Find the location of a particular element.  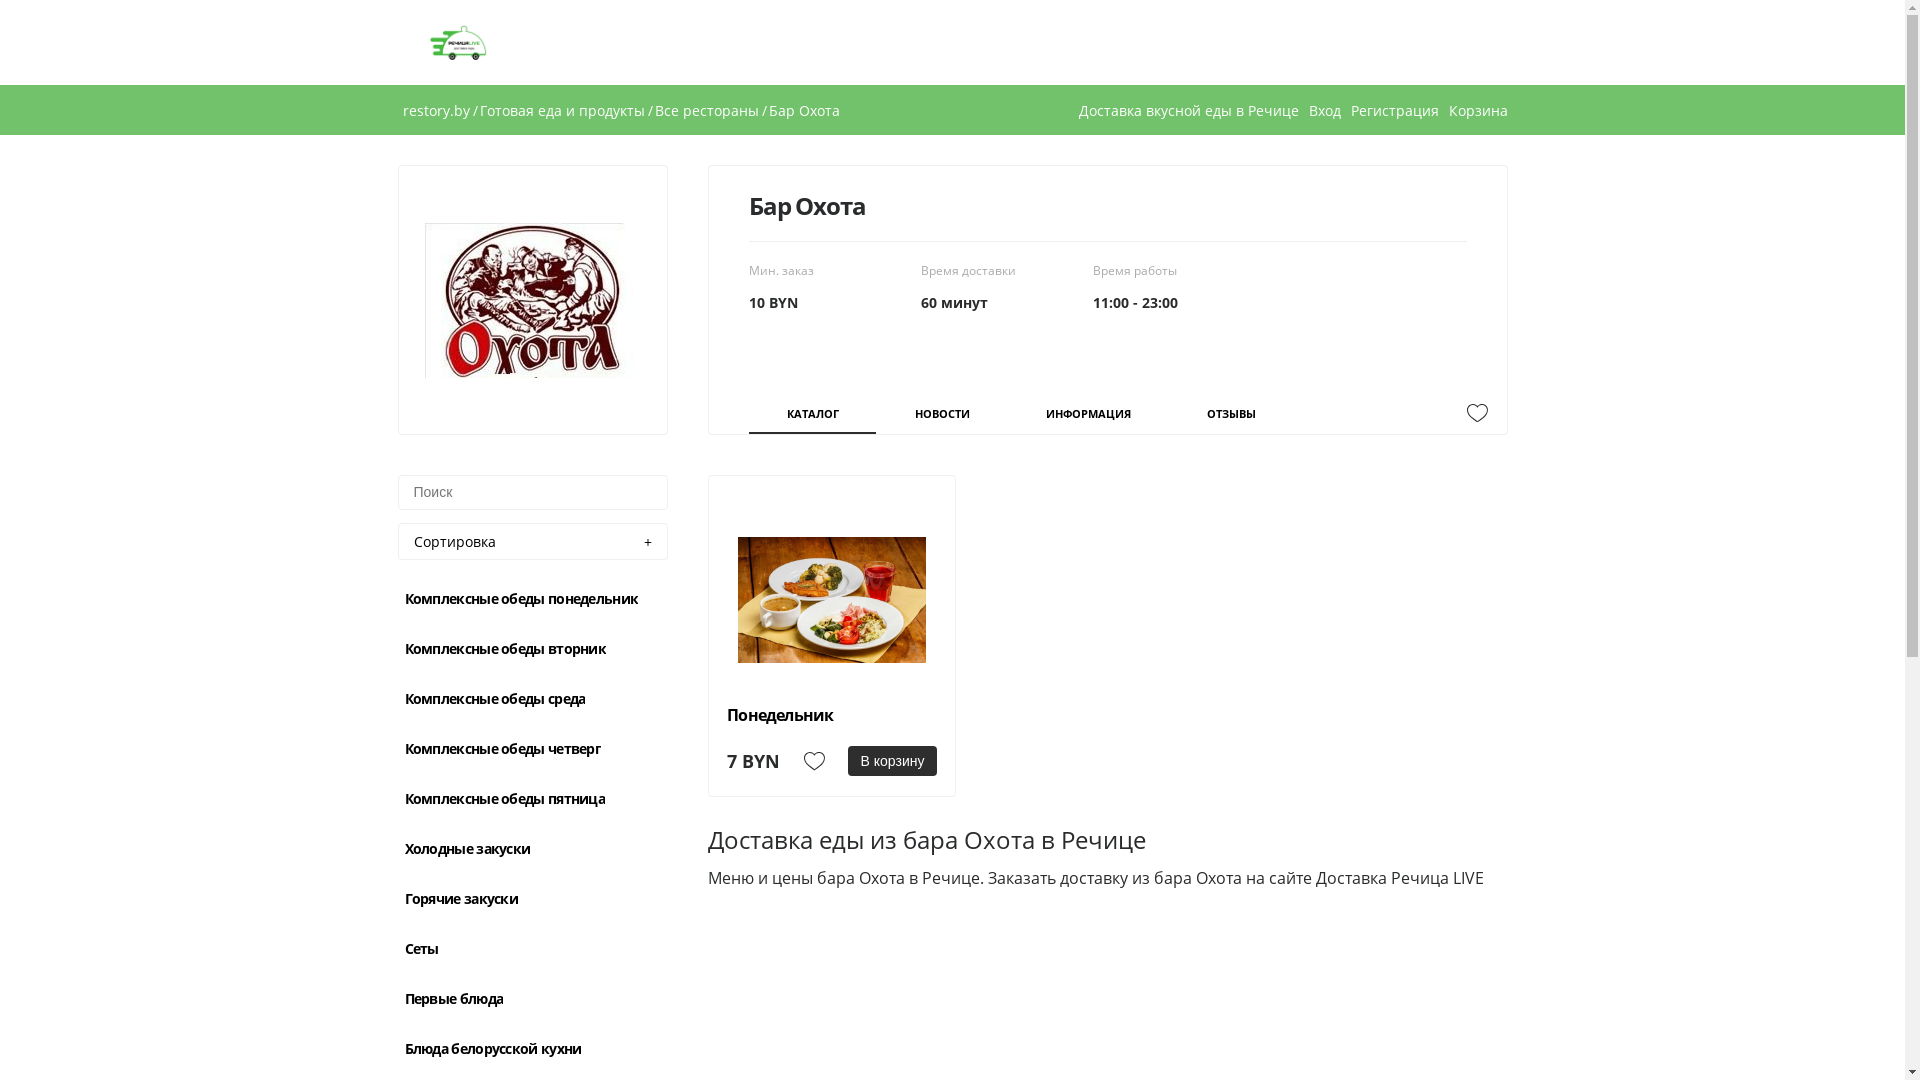

'restory.by' is located at coordinates (434, 110).